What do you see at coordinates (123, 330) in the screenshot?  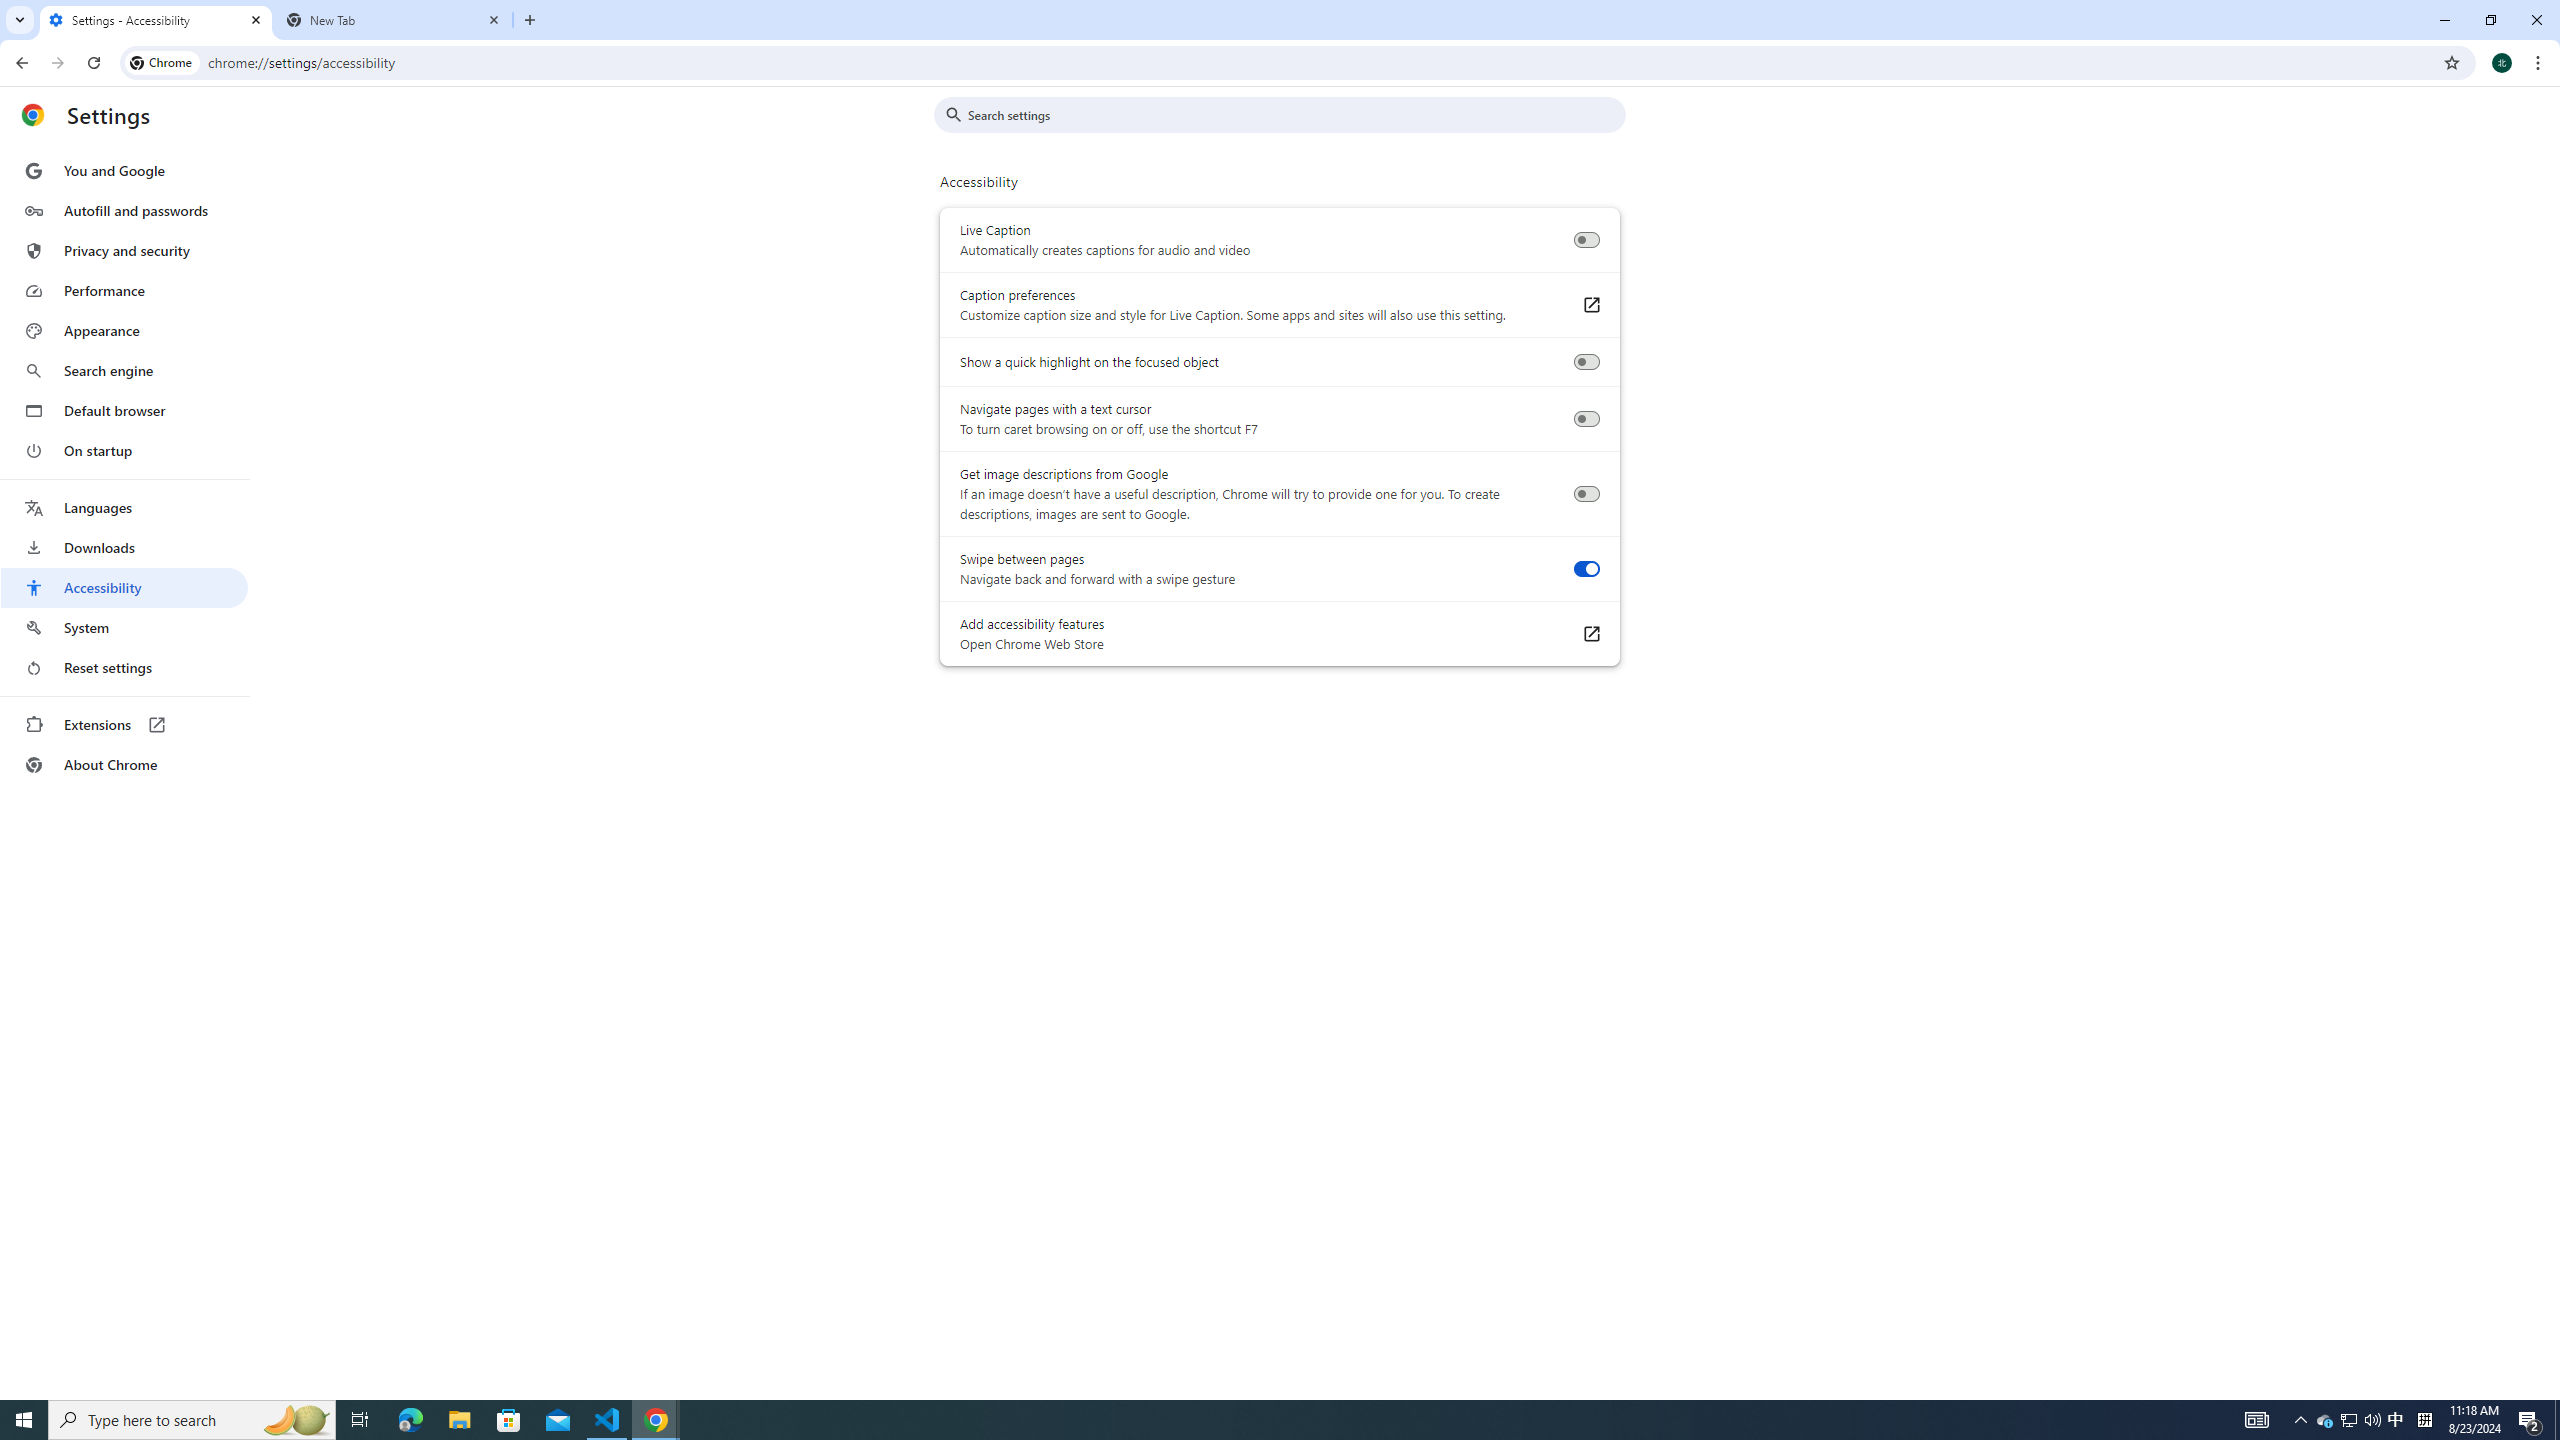 I see `'Appearance'` at bounding box center [123, 330].